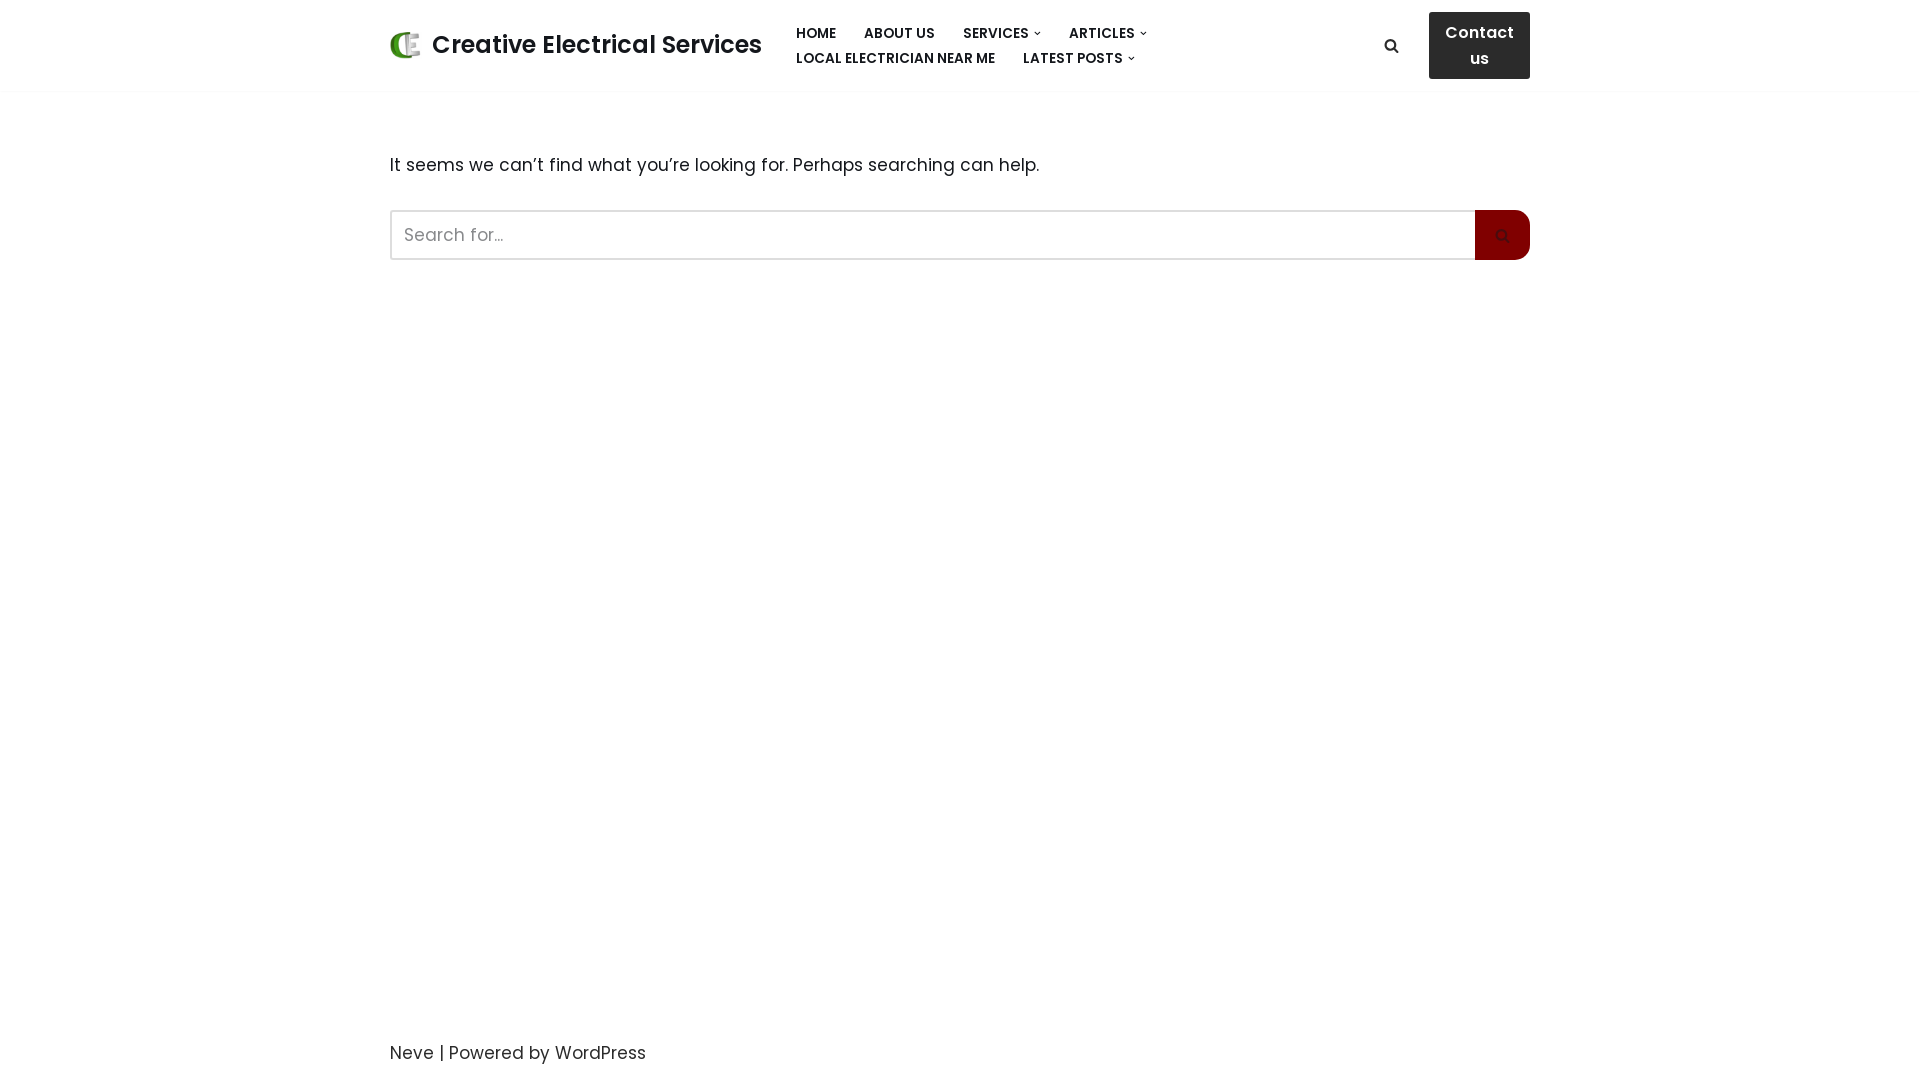  I want to click on 'Contact us', so click(1479, 45).